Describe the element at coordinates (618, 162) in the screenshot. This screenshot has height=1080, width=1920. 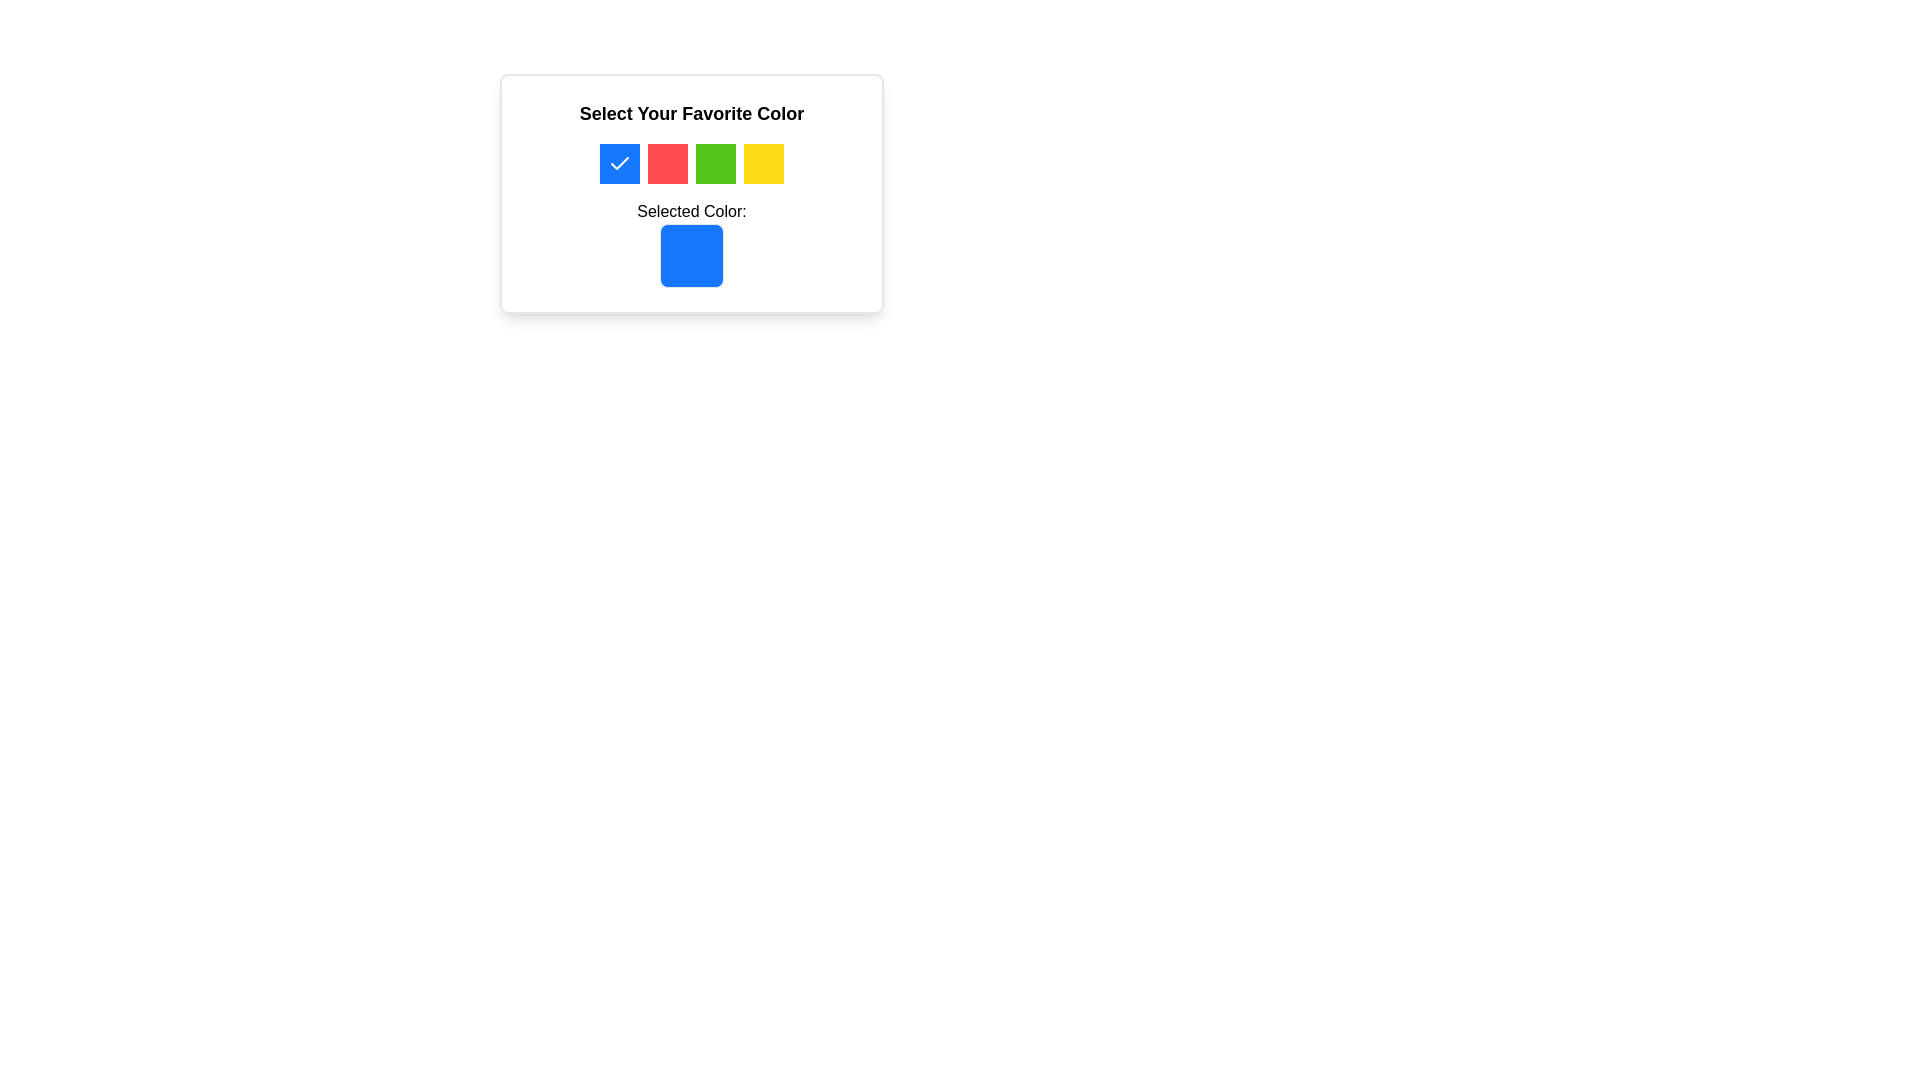
I see `the SVG checkmark element that indicates the selected color in the top-left blue square under 'Select Your Favorite Color'` at that location.